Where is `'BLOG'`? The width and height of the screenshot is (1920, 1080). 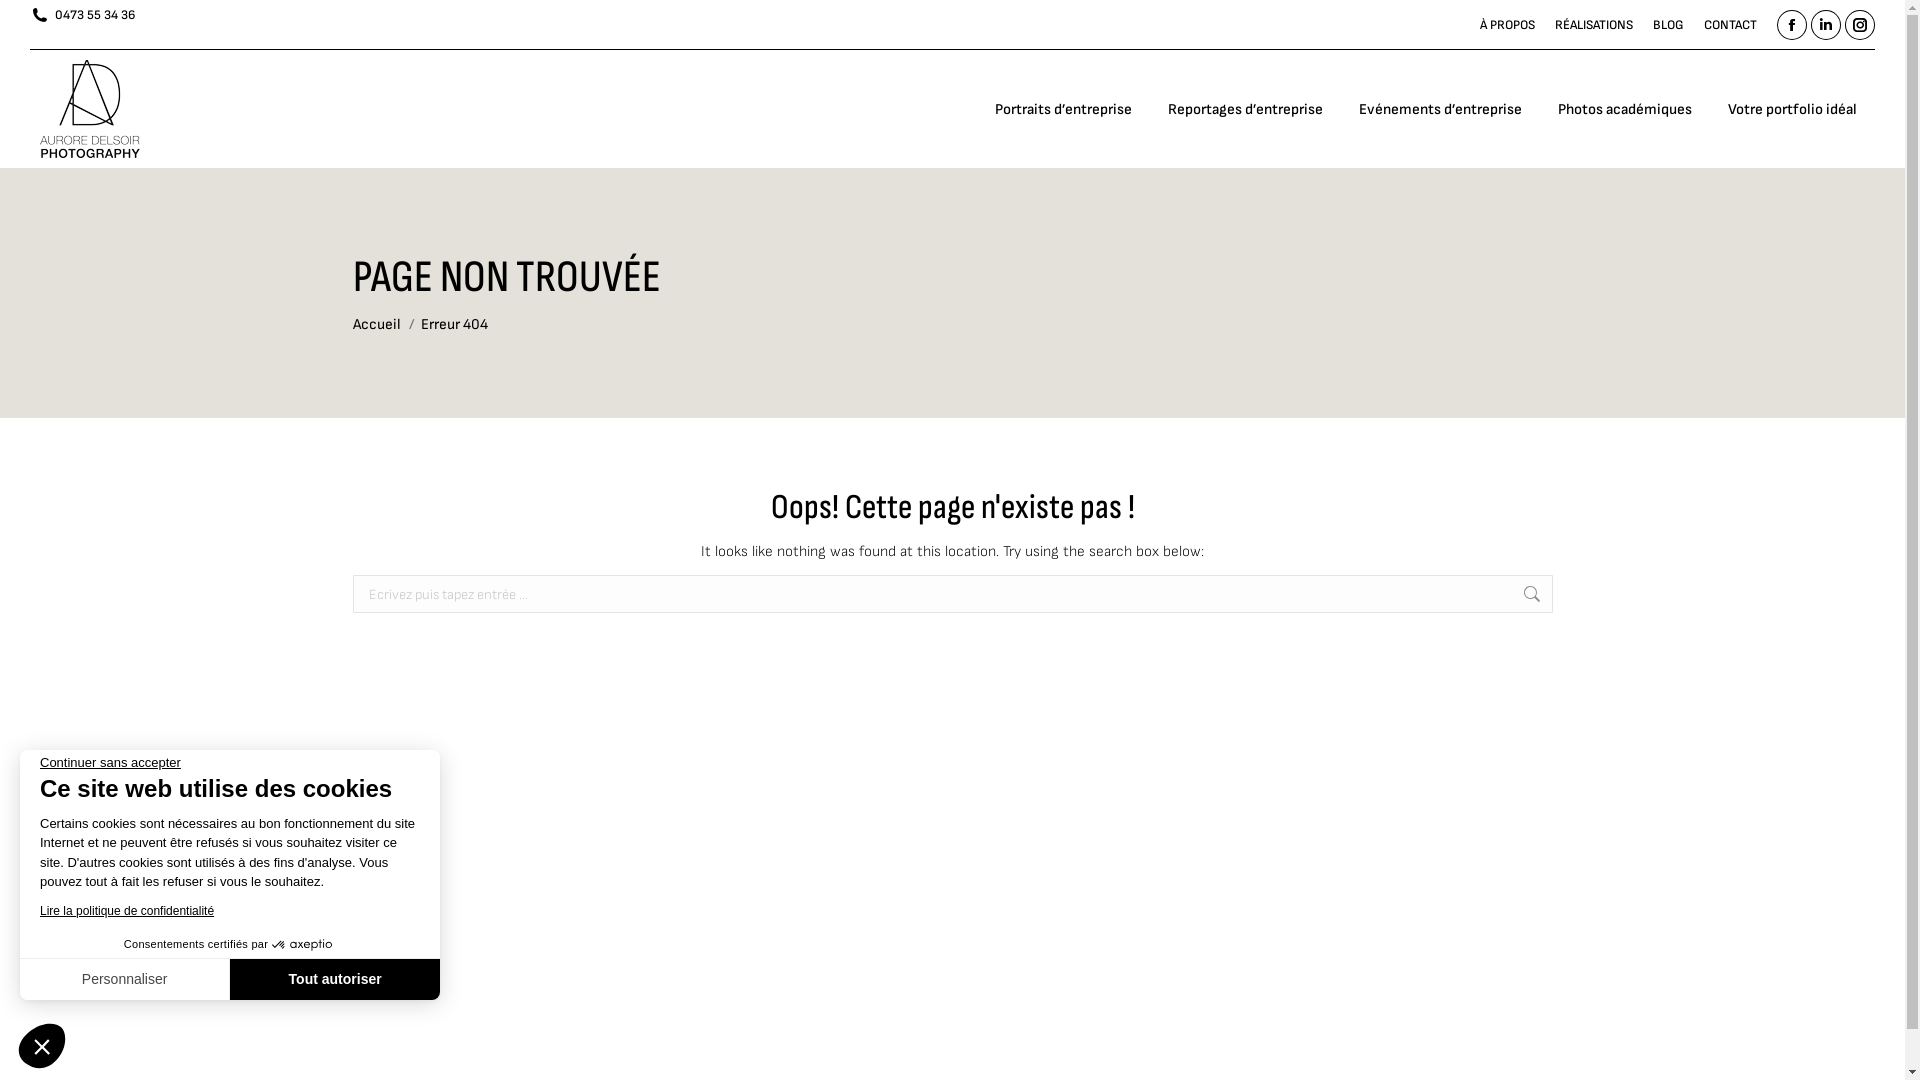 'BLOG' is located at coordinates (1668, 25).